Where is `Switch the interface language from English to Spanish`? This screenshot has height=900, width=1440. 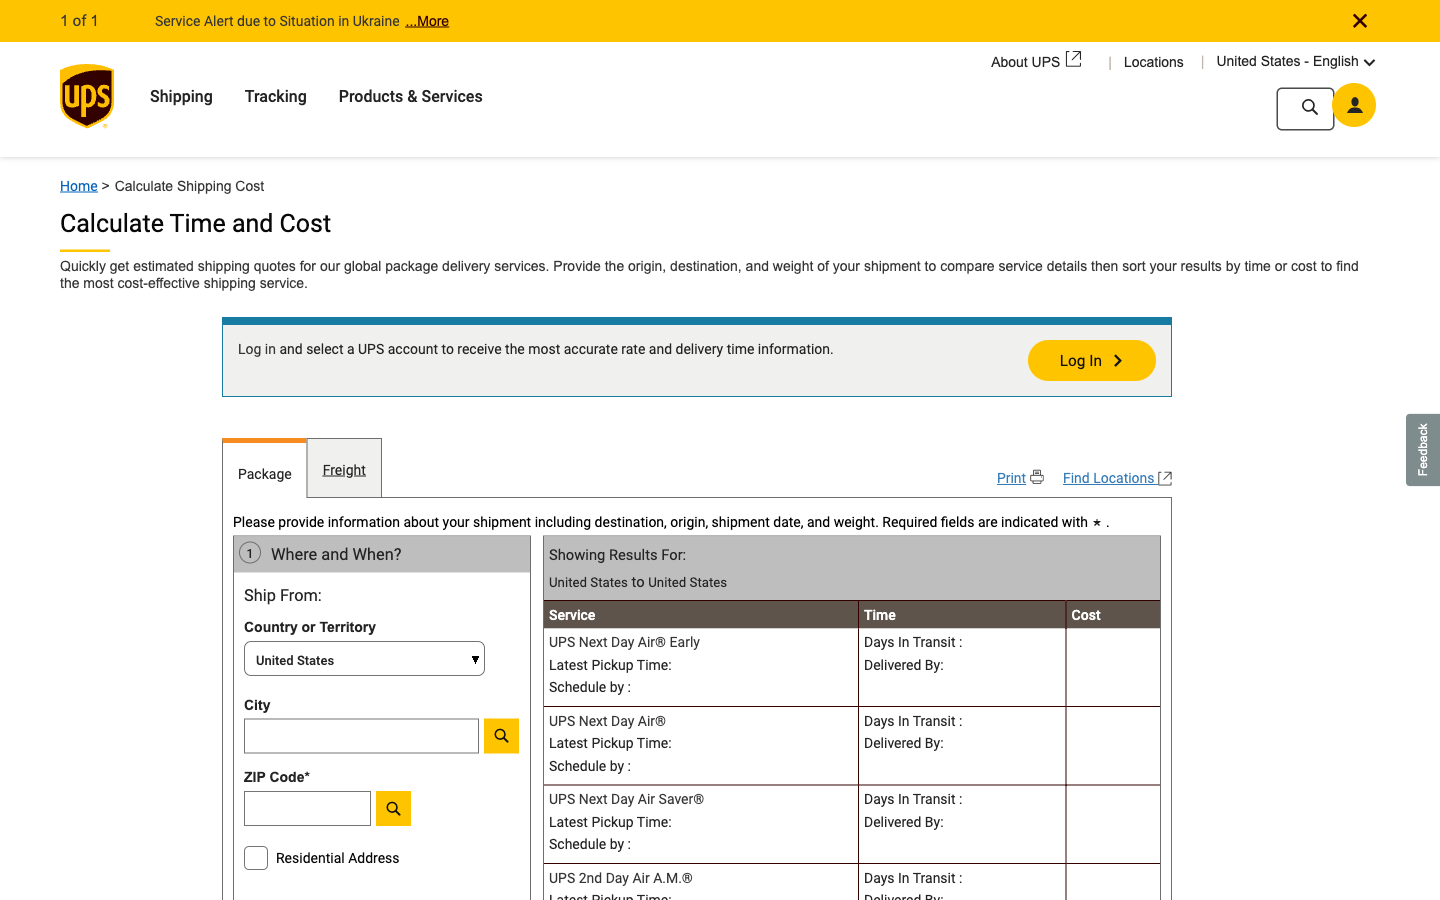
Switch the interface language from English to Spanish is located at coordinates (1358, 59).